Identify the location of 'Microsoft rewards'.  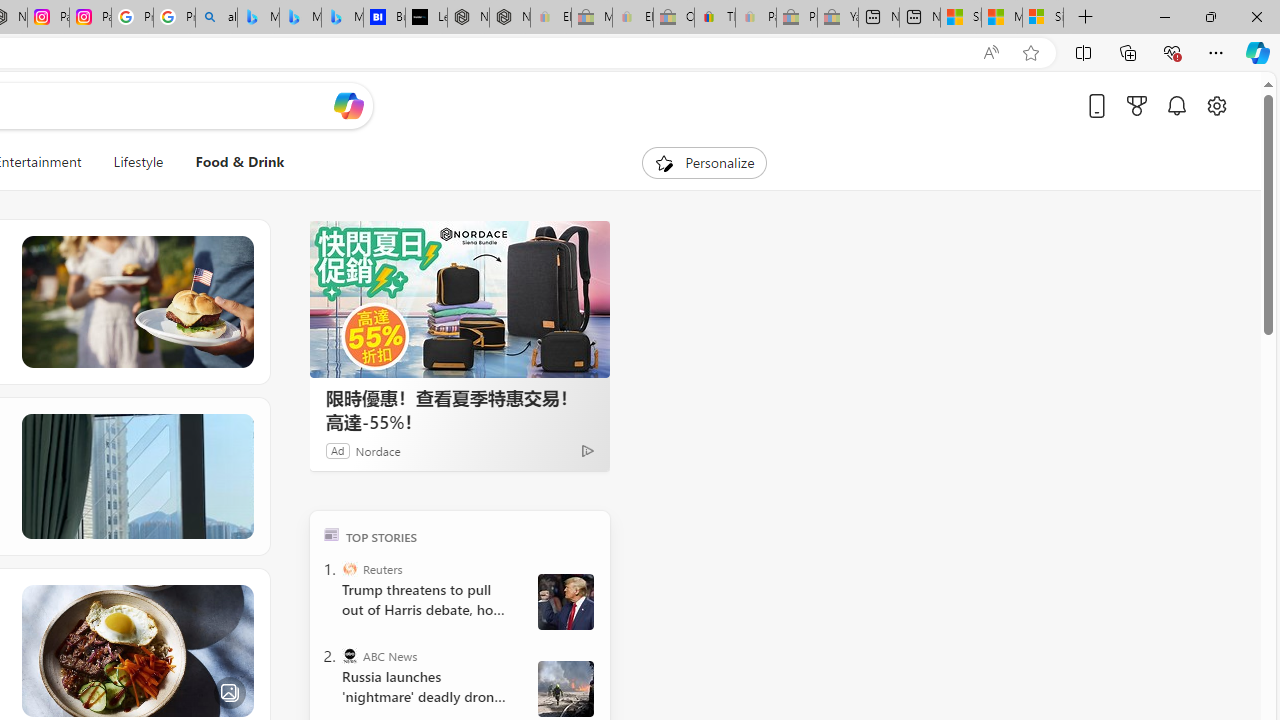
(1137, 105).